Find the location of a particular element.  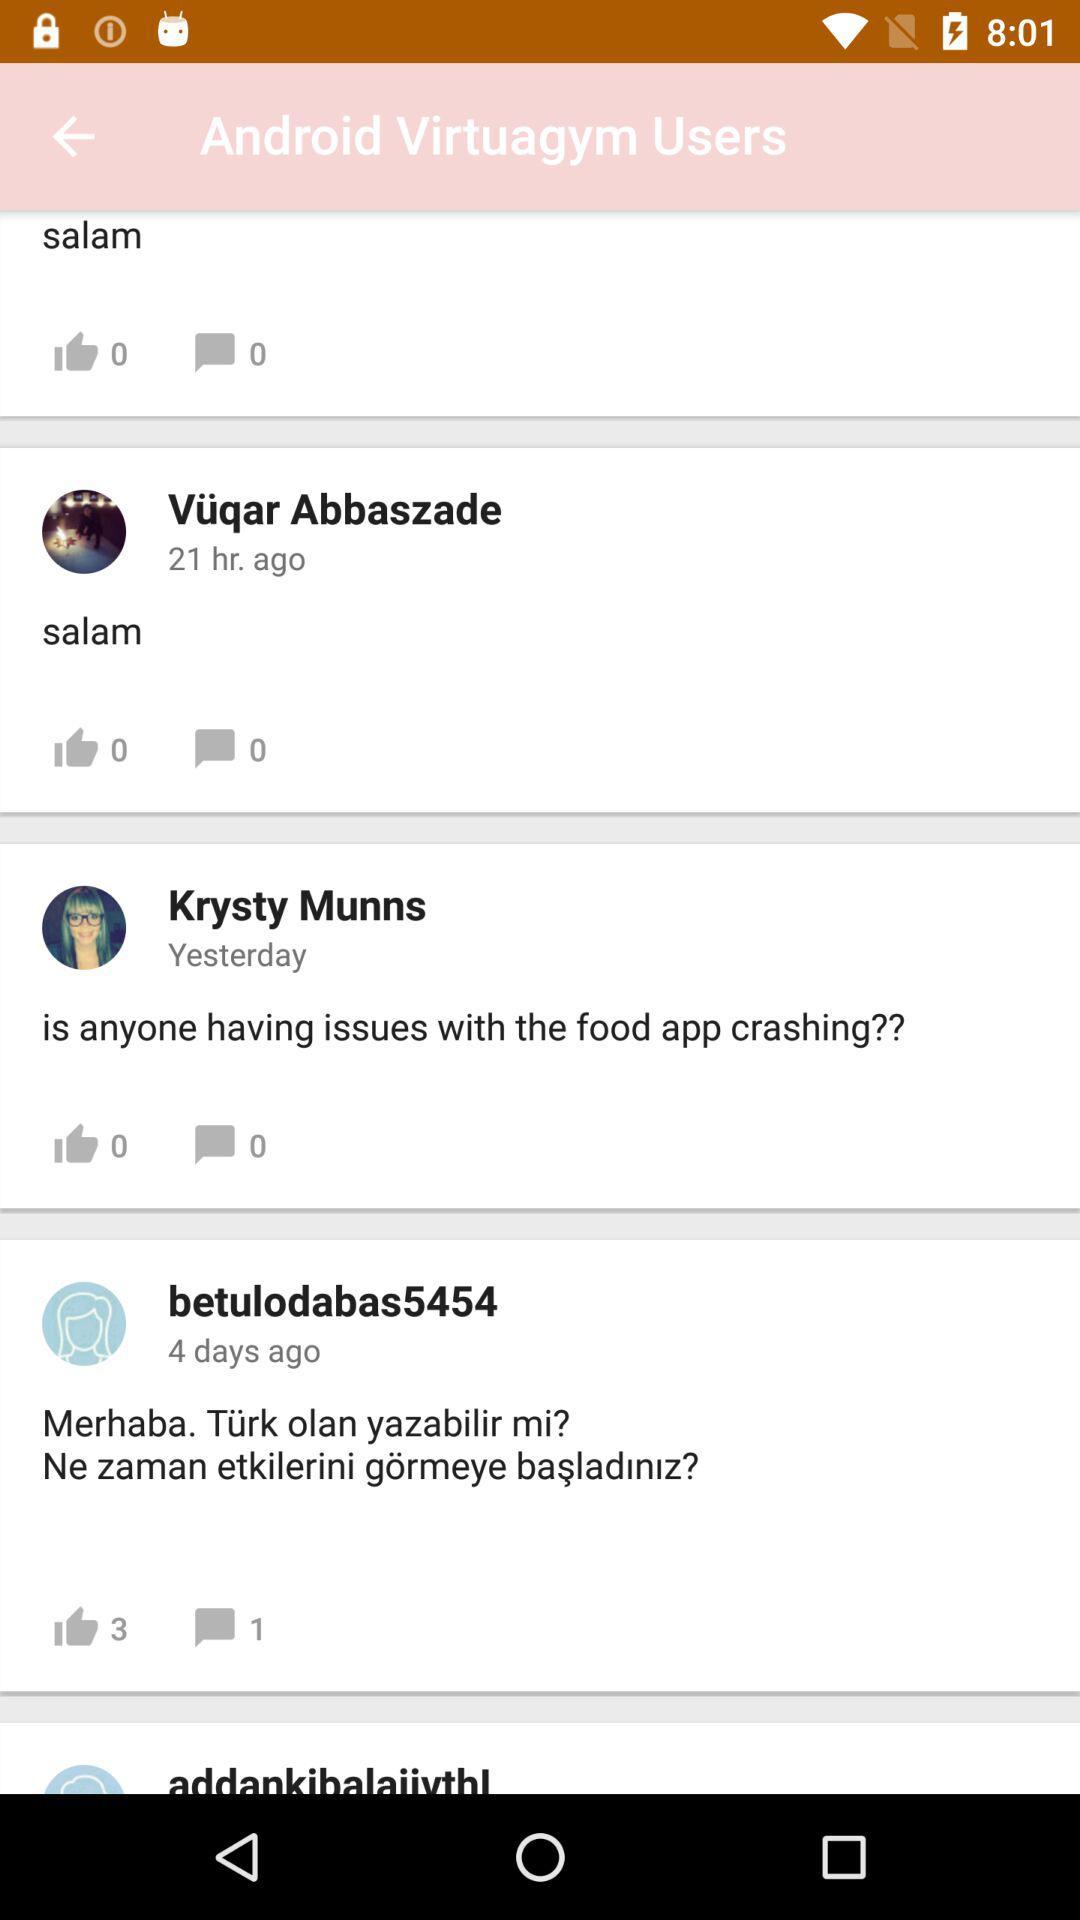

icon below yesterday item is located at coordinates (473, 1026).